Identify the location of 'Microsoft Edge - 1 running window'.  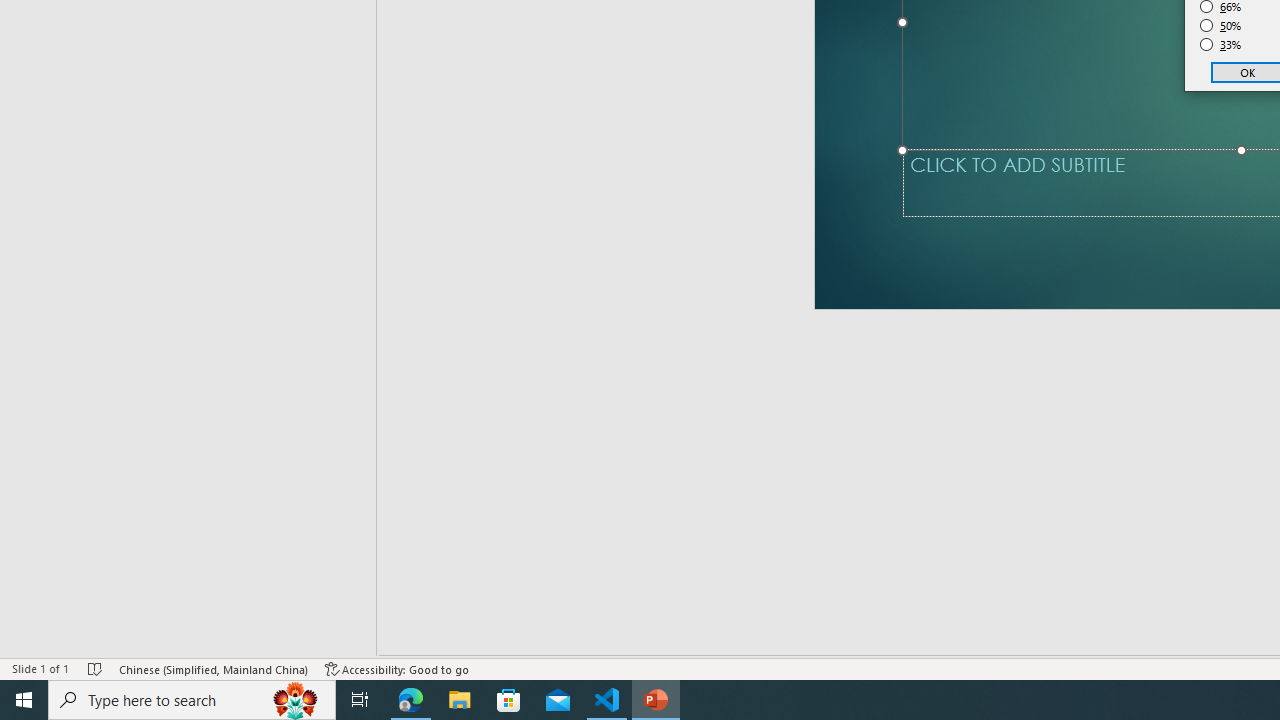
(410, 698).